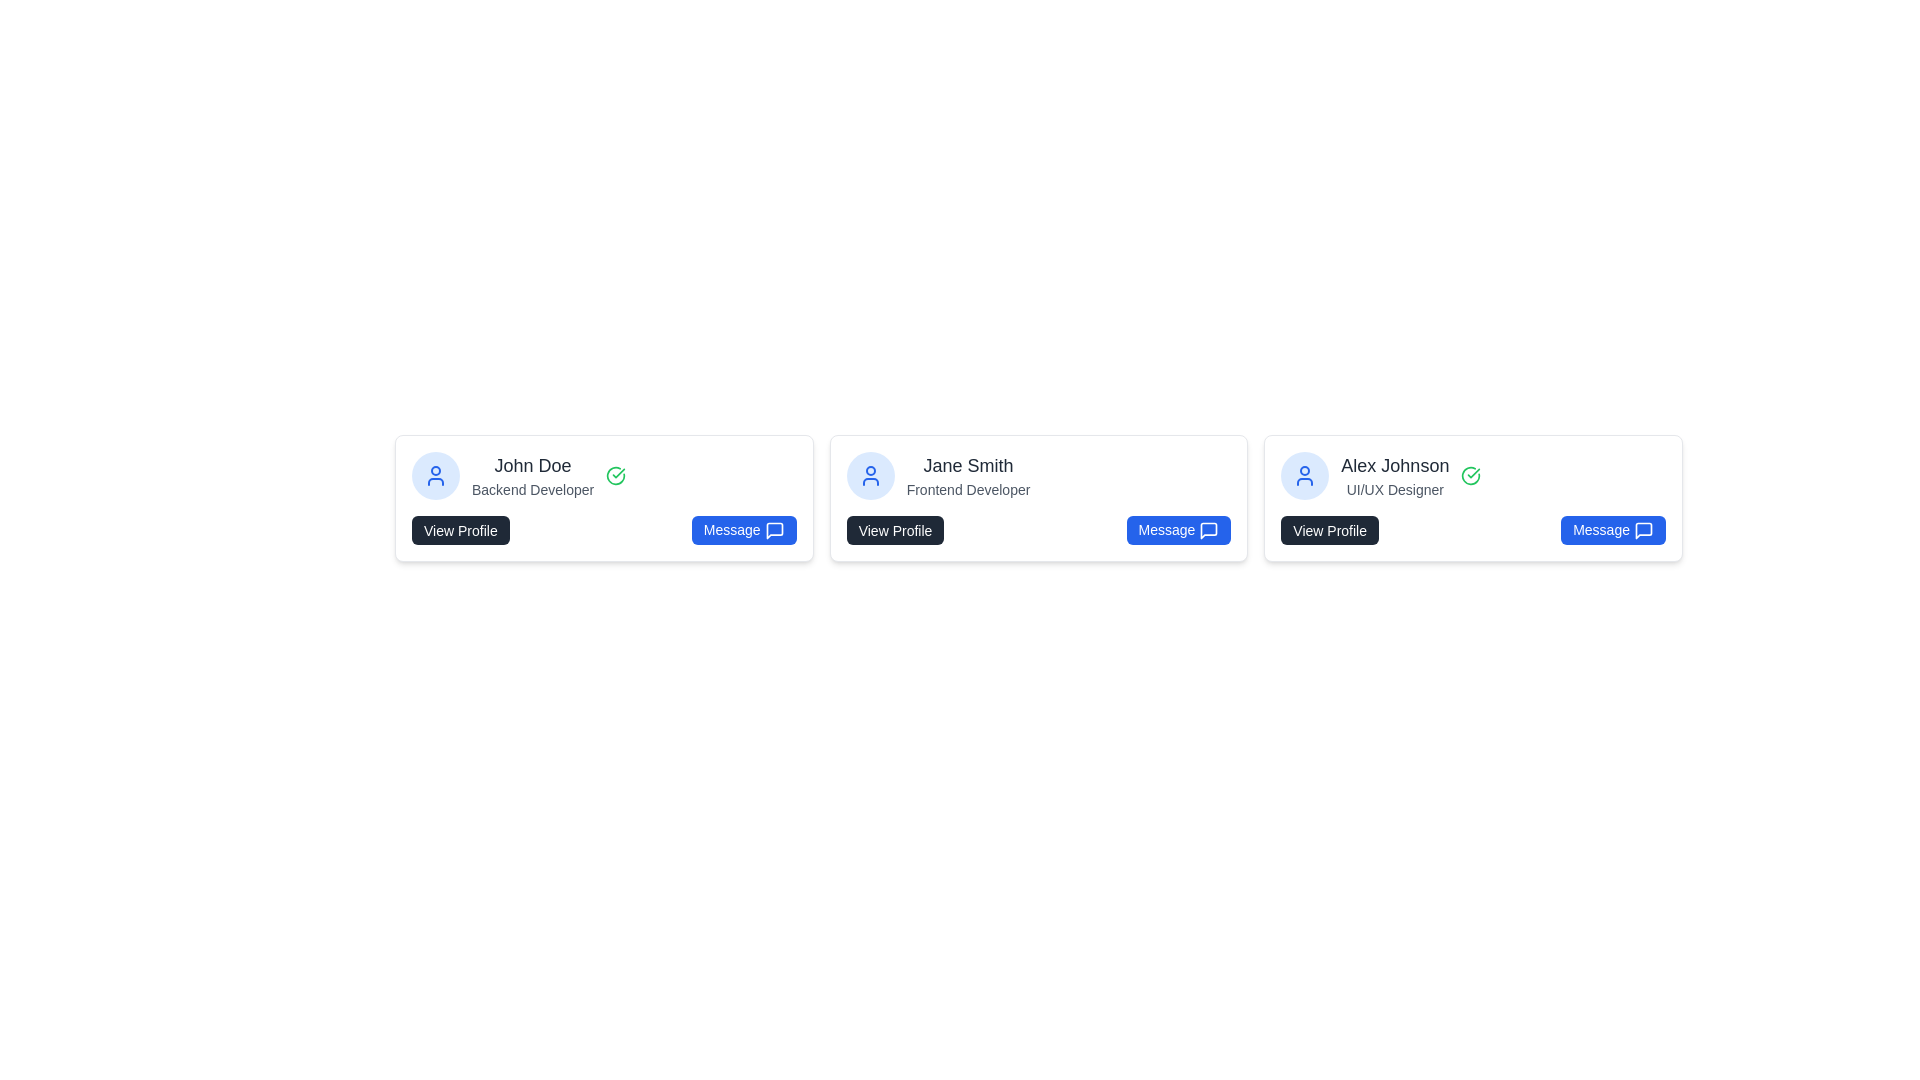  What do you see at coordinates (533, 489) in the screenshot?
I see `the label indicating the user's occupation ('Backend Developer') located below 'John Doe' in the profile card of 'John Doe'` at bounding box center [533, 489].